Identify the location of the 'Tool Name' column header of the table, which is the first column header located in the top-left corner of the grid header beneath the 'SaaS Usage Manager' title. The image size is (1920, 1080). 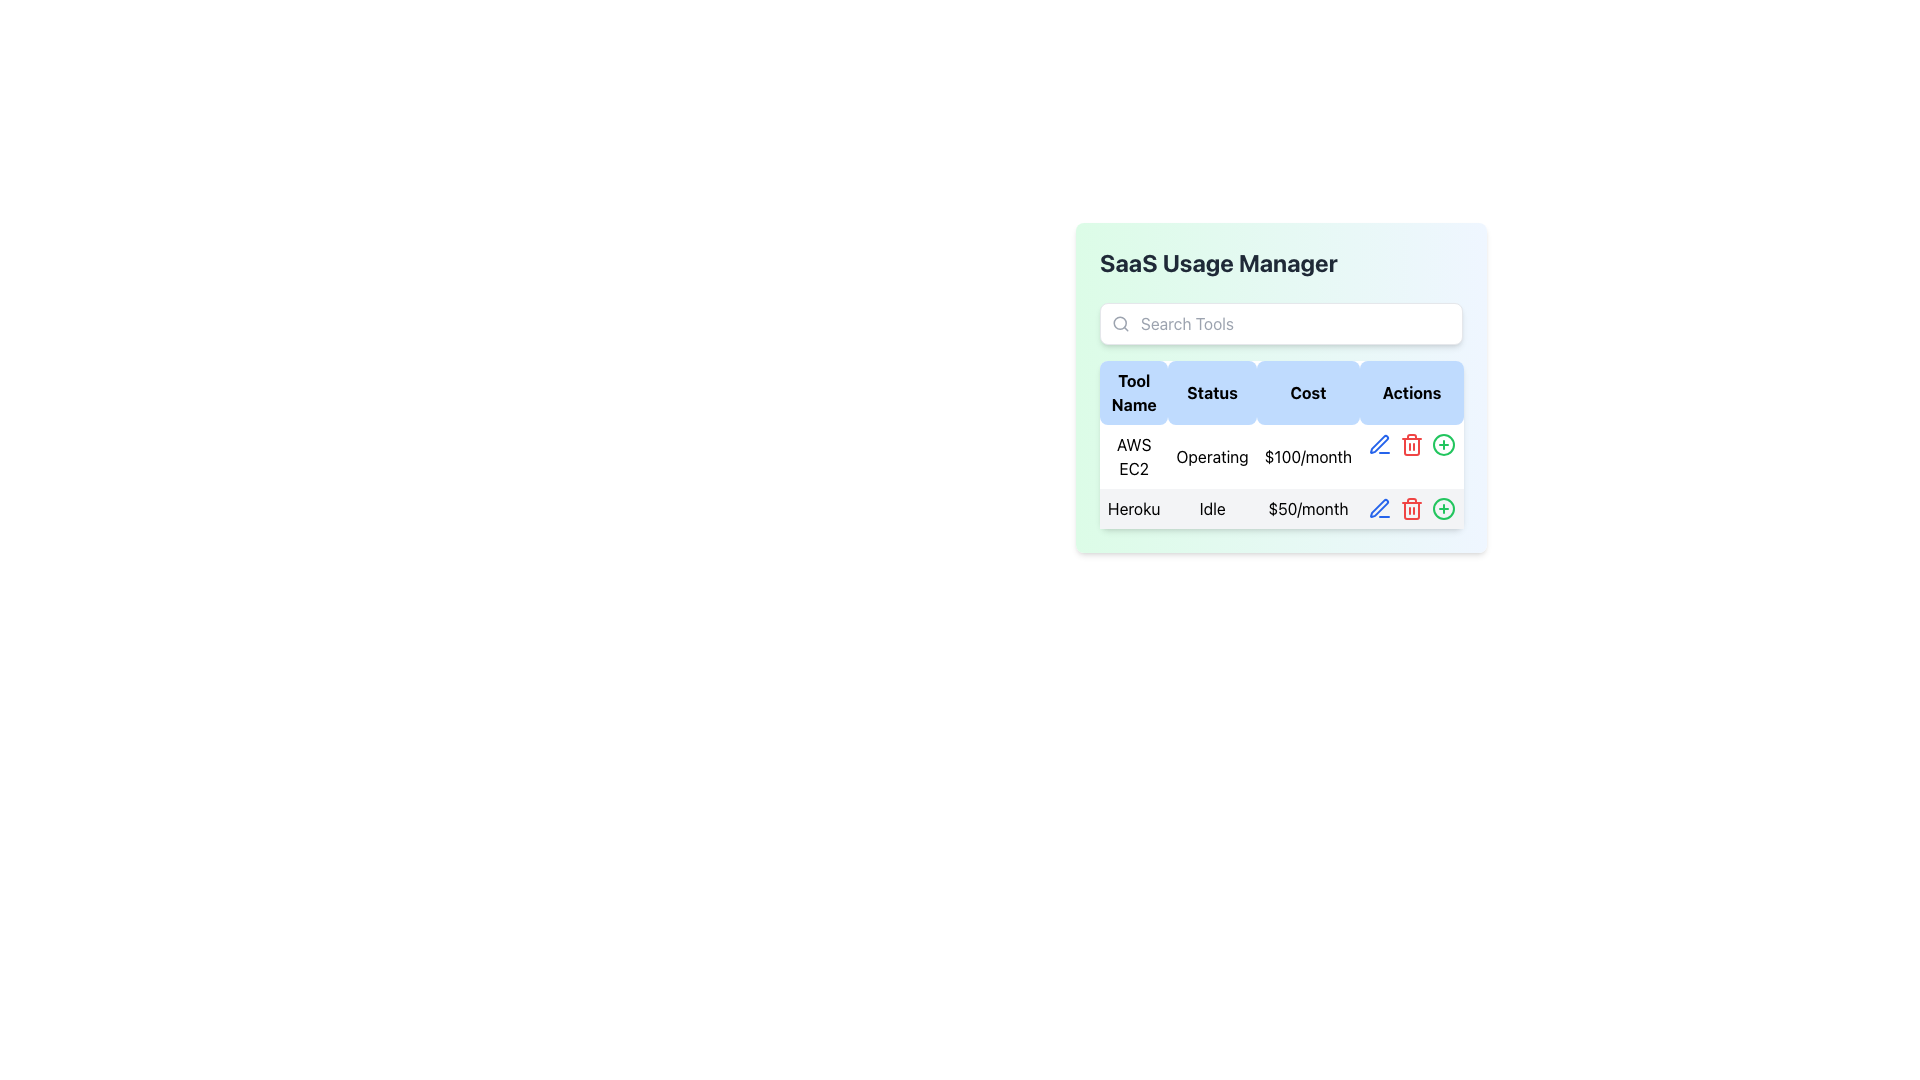
(1134, 393).